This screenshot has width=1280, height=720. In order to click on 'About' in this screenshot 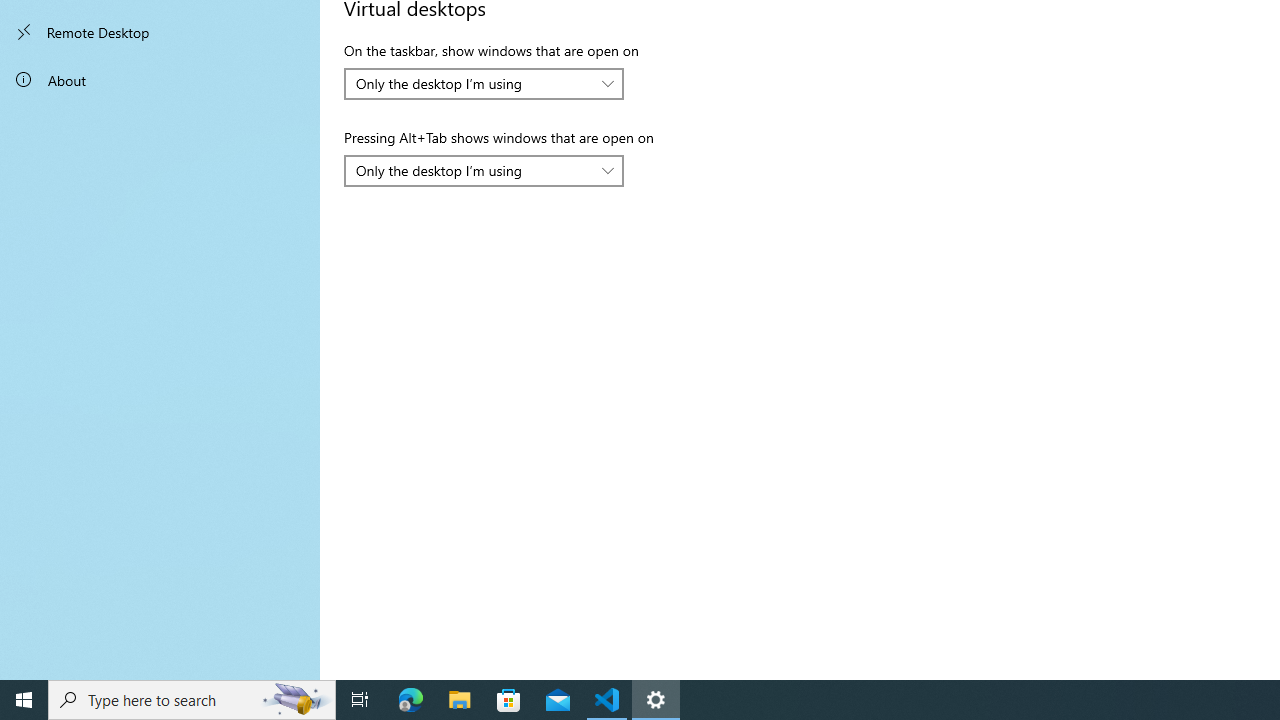, I will do `click(160, 78)`.